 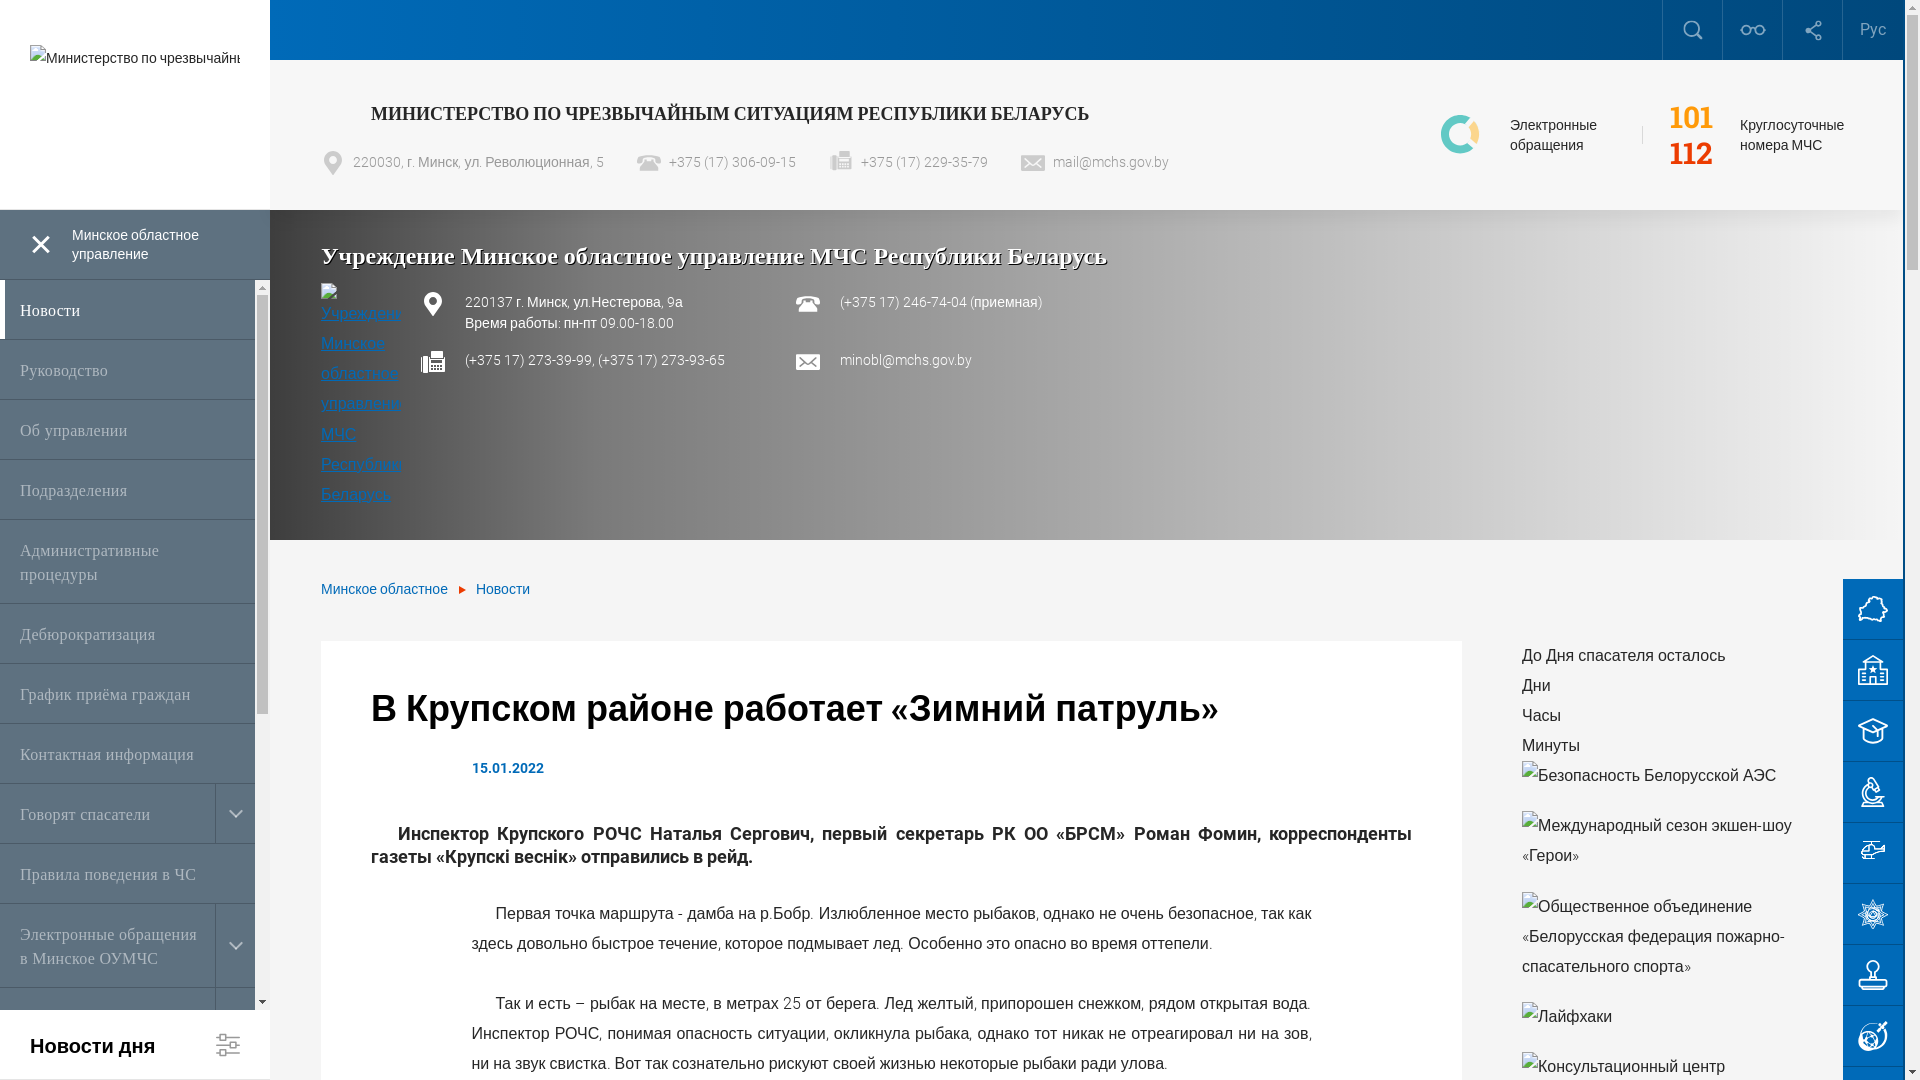 I want to click on '101', so click(x=1690, y=116).